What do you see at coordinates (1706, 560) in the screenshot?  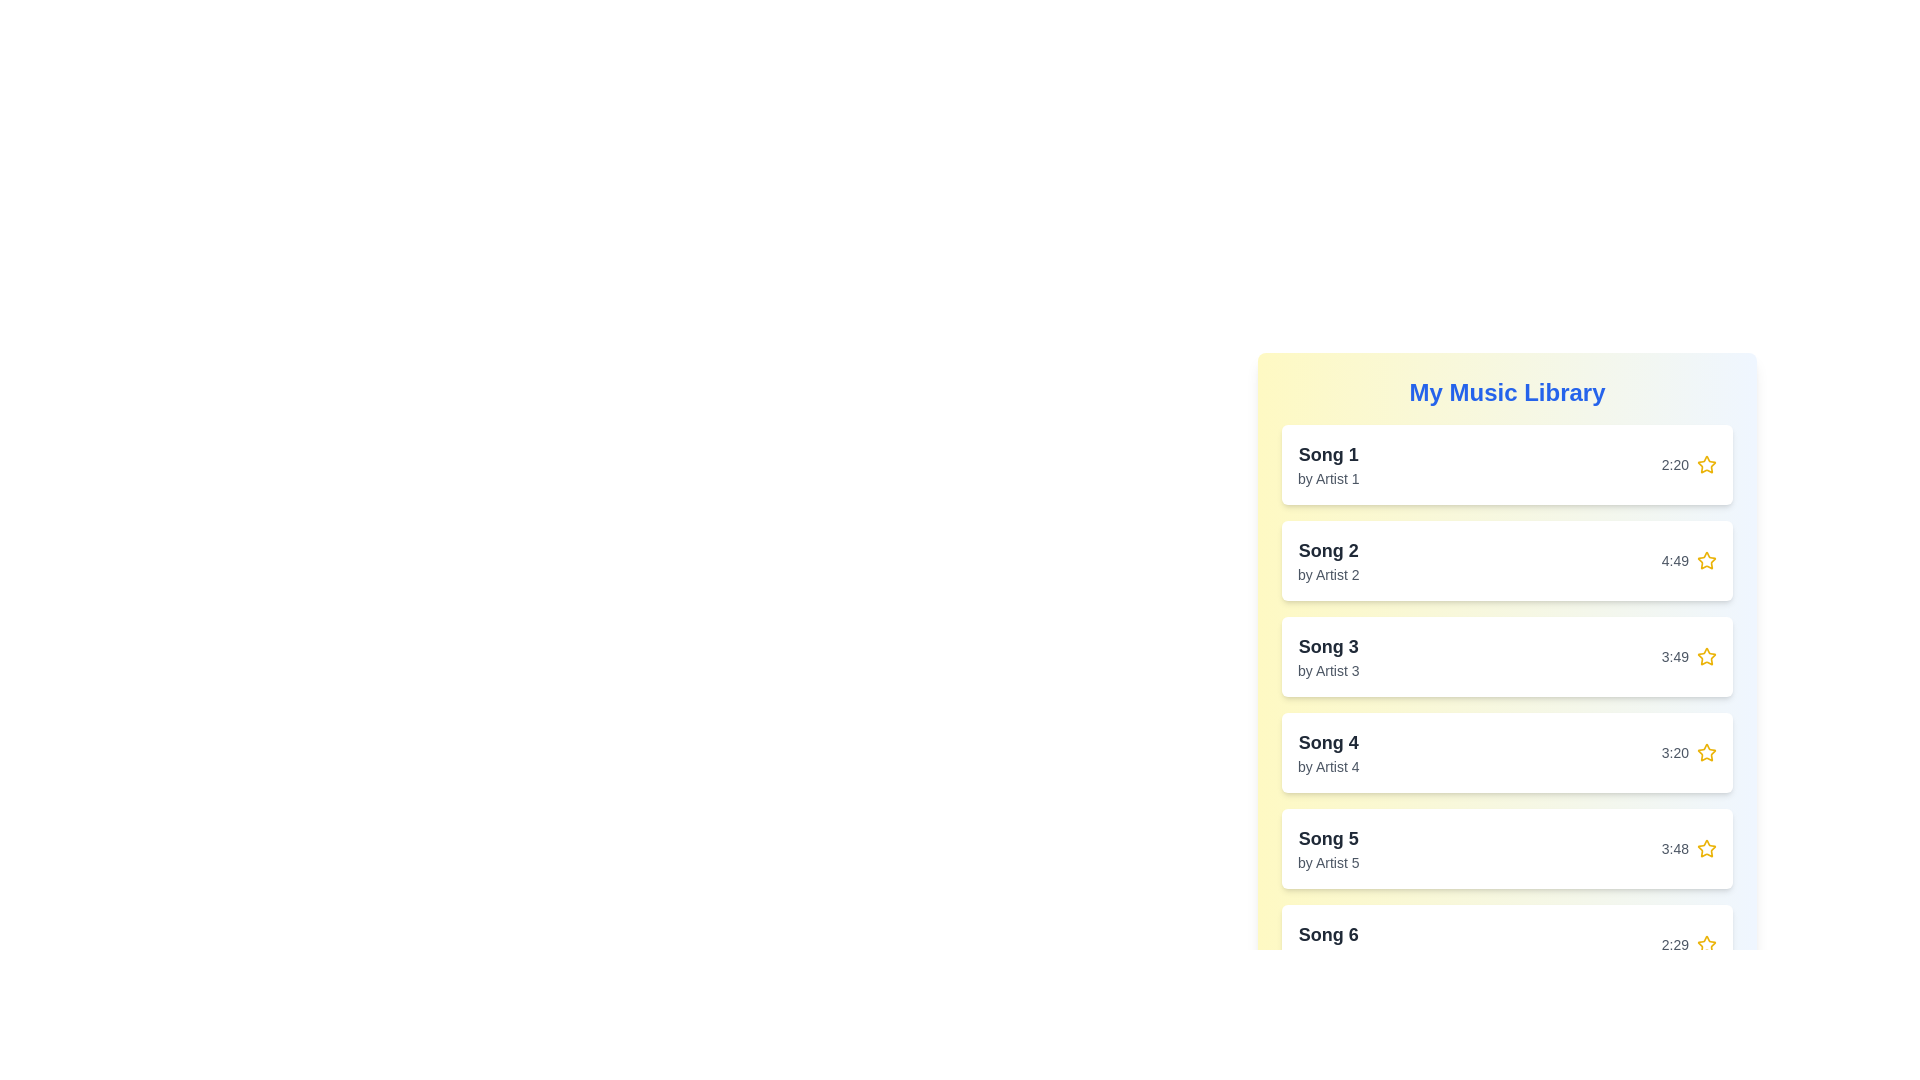 I see `the star-shaped icon with a gold fill color, located adjacent to the '4:49' text in the 'My Music Library' list` at bounding box center [1706, 560].